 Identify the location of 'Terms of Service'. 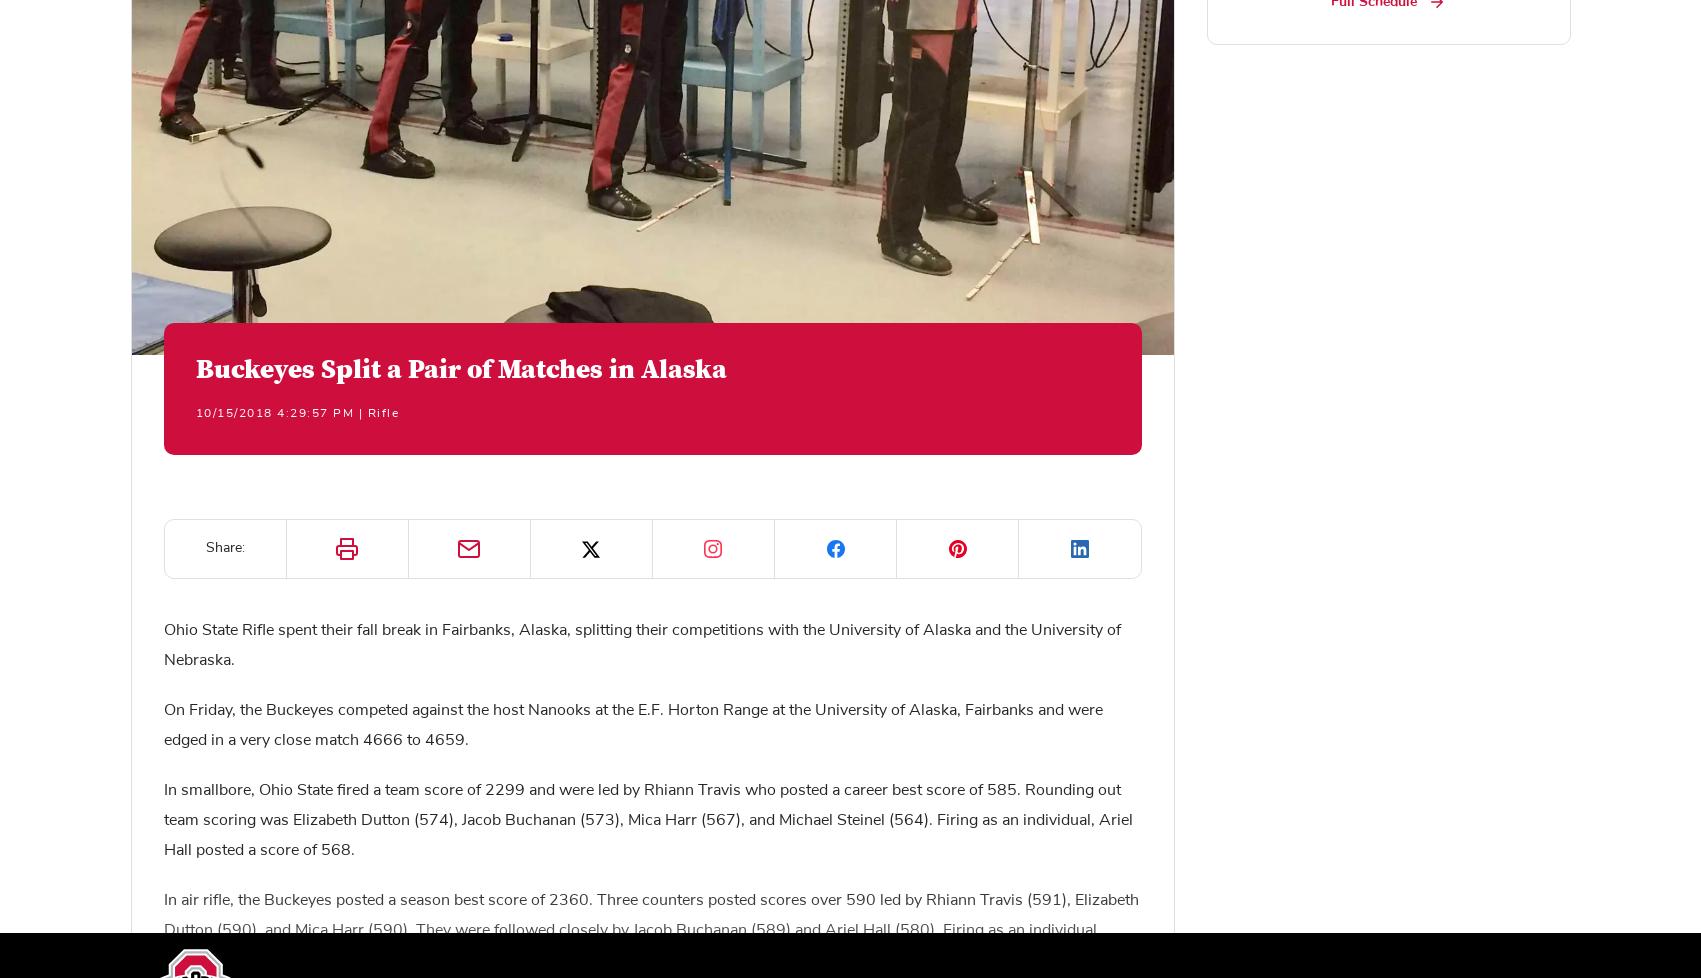
(204, 928).